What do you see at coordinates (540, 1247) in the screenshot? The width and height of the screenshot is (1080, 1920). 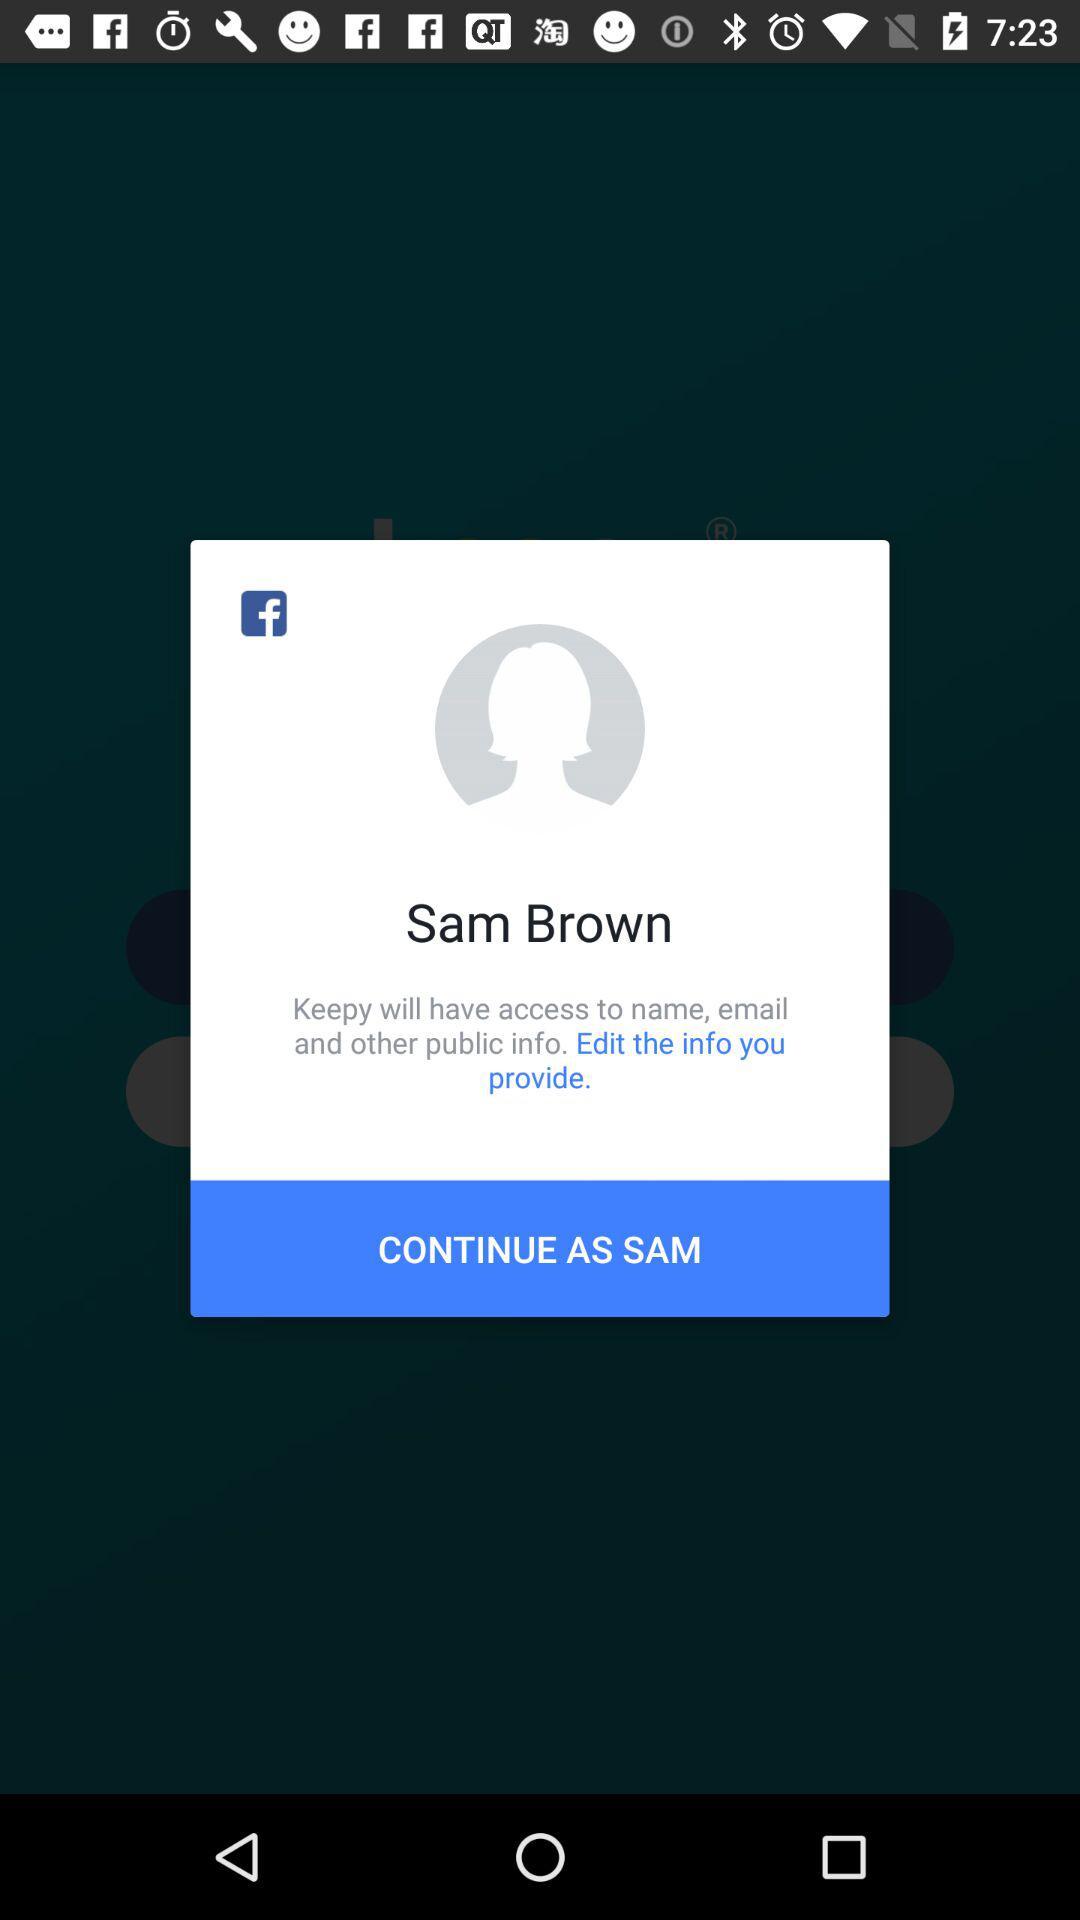 I see `the icon below keepy will have icon` at bounding box center [540, 1247].